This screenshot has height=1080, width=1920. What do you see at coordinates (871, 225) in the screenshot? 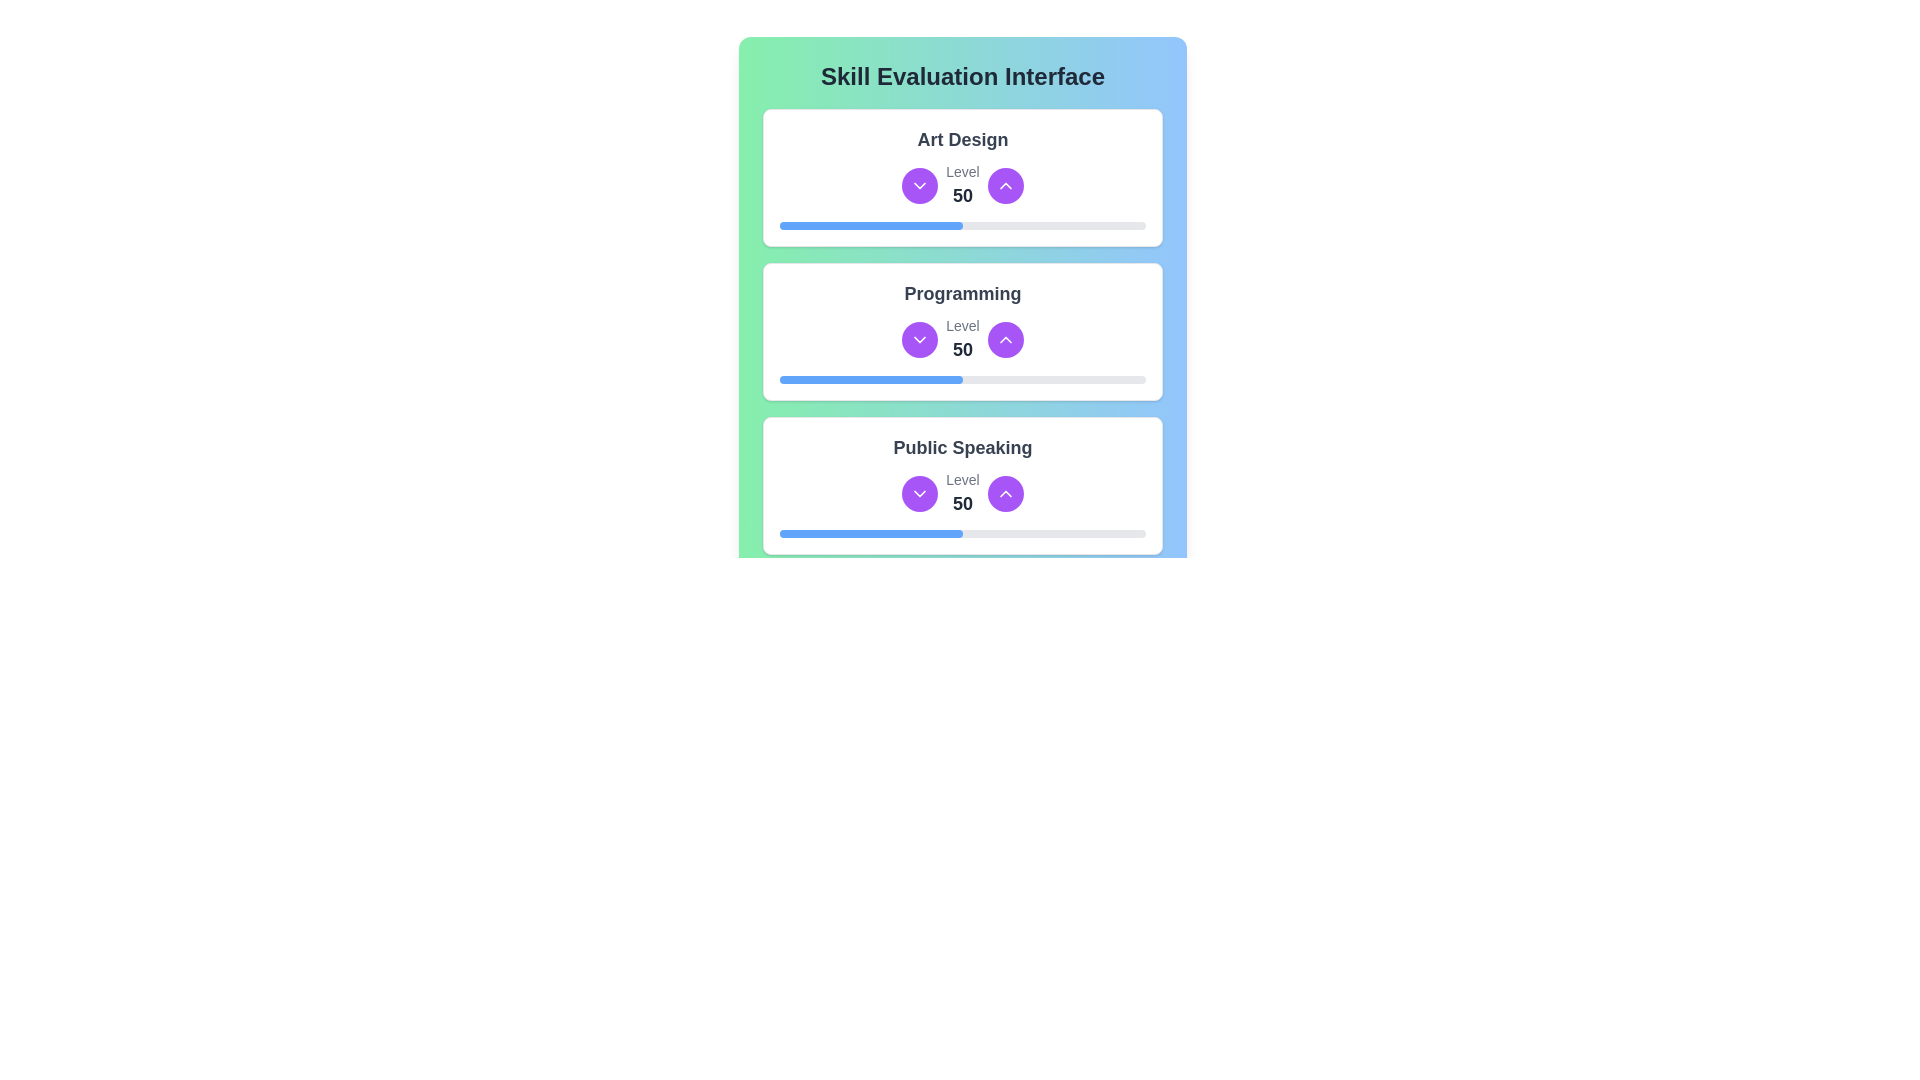
I see `the progress bar fill indicating 50% completion for the 'Art Design' skill in the Skill Evaluation Interface` at bounding box center [871, 225].